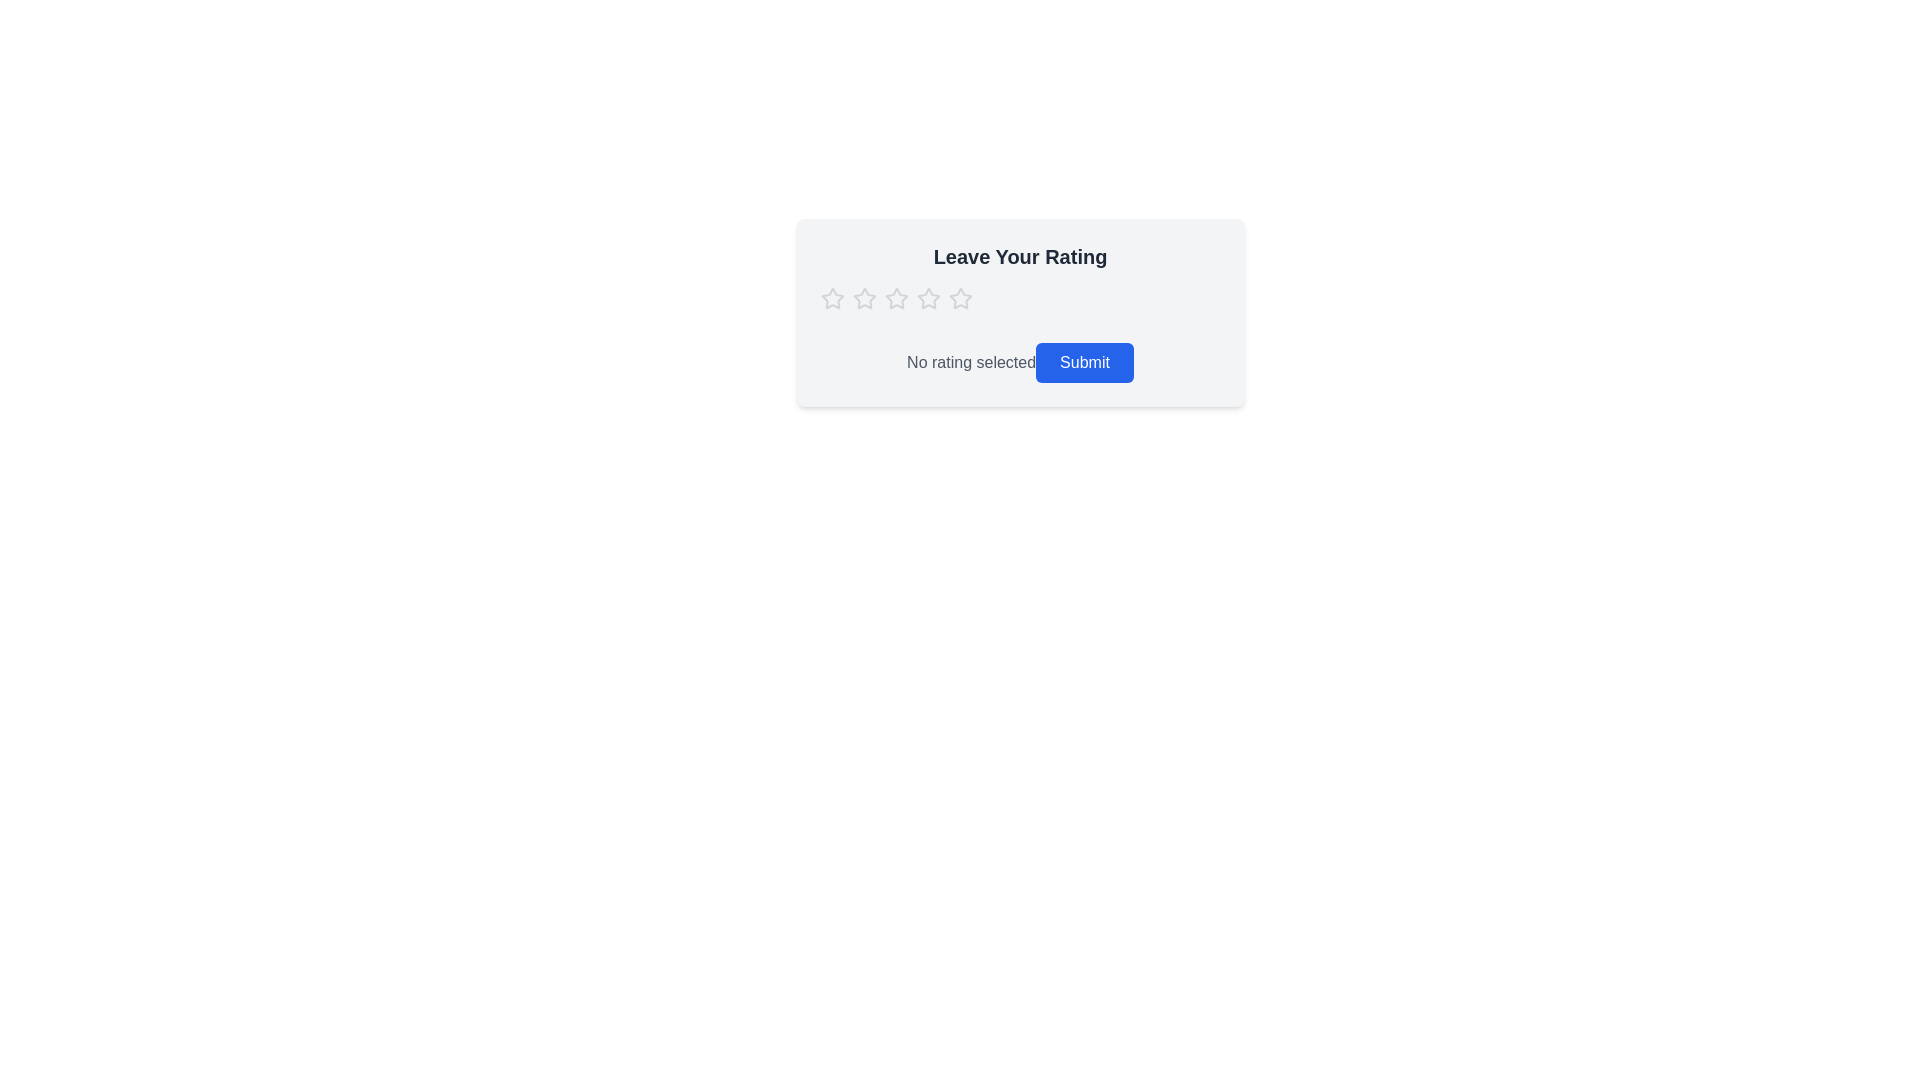 The image size is (1920, 1080). What do you see at coordinates (832, 299) in the screenshot?
I see `the first star icon in the rating component to set the rating to one out of five` at bounding box center [832, 299].